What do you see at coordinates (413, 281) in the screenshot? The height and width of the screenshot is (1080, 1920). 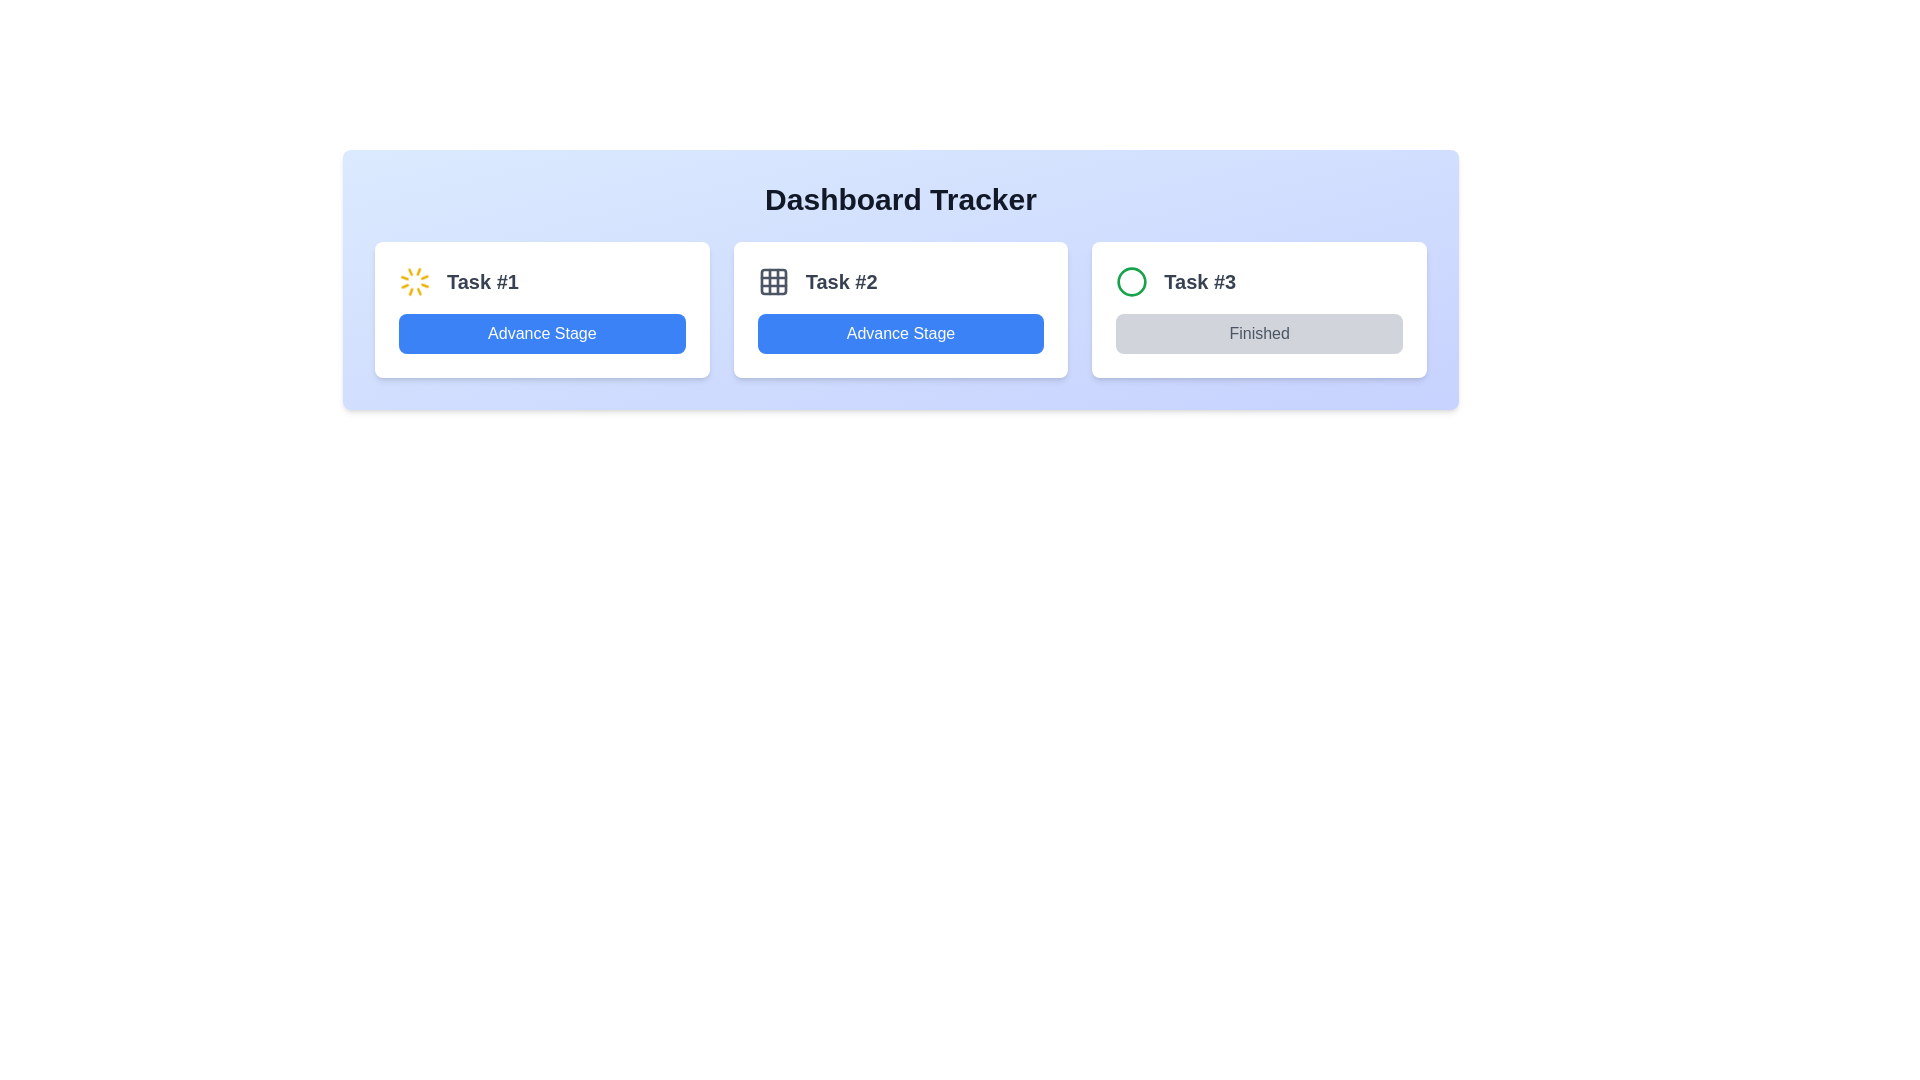 I see `the yellow circular loading spinner icon with radial lines, located at the top left corner of the Task #1 card adjacent to the text 'Task #1'` at bounding box center [413, 281].